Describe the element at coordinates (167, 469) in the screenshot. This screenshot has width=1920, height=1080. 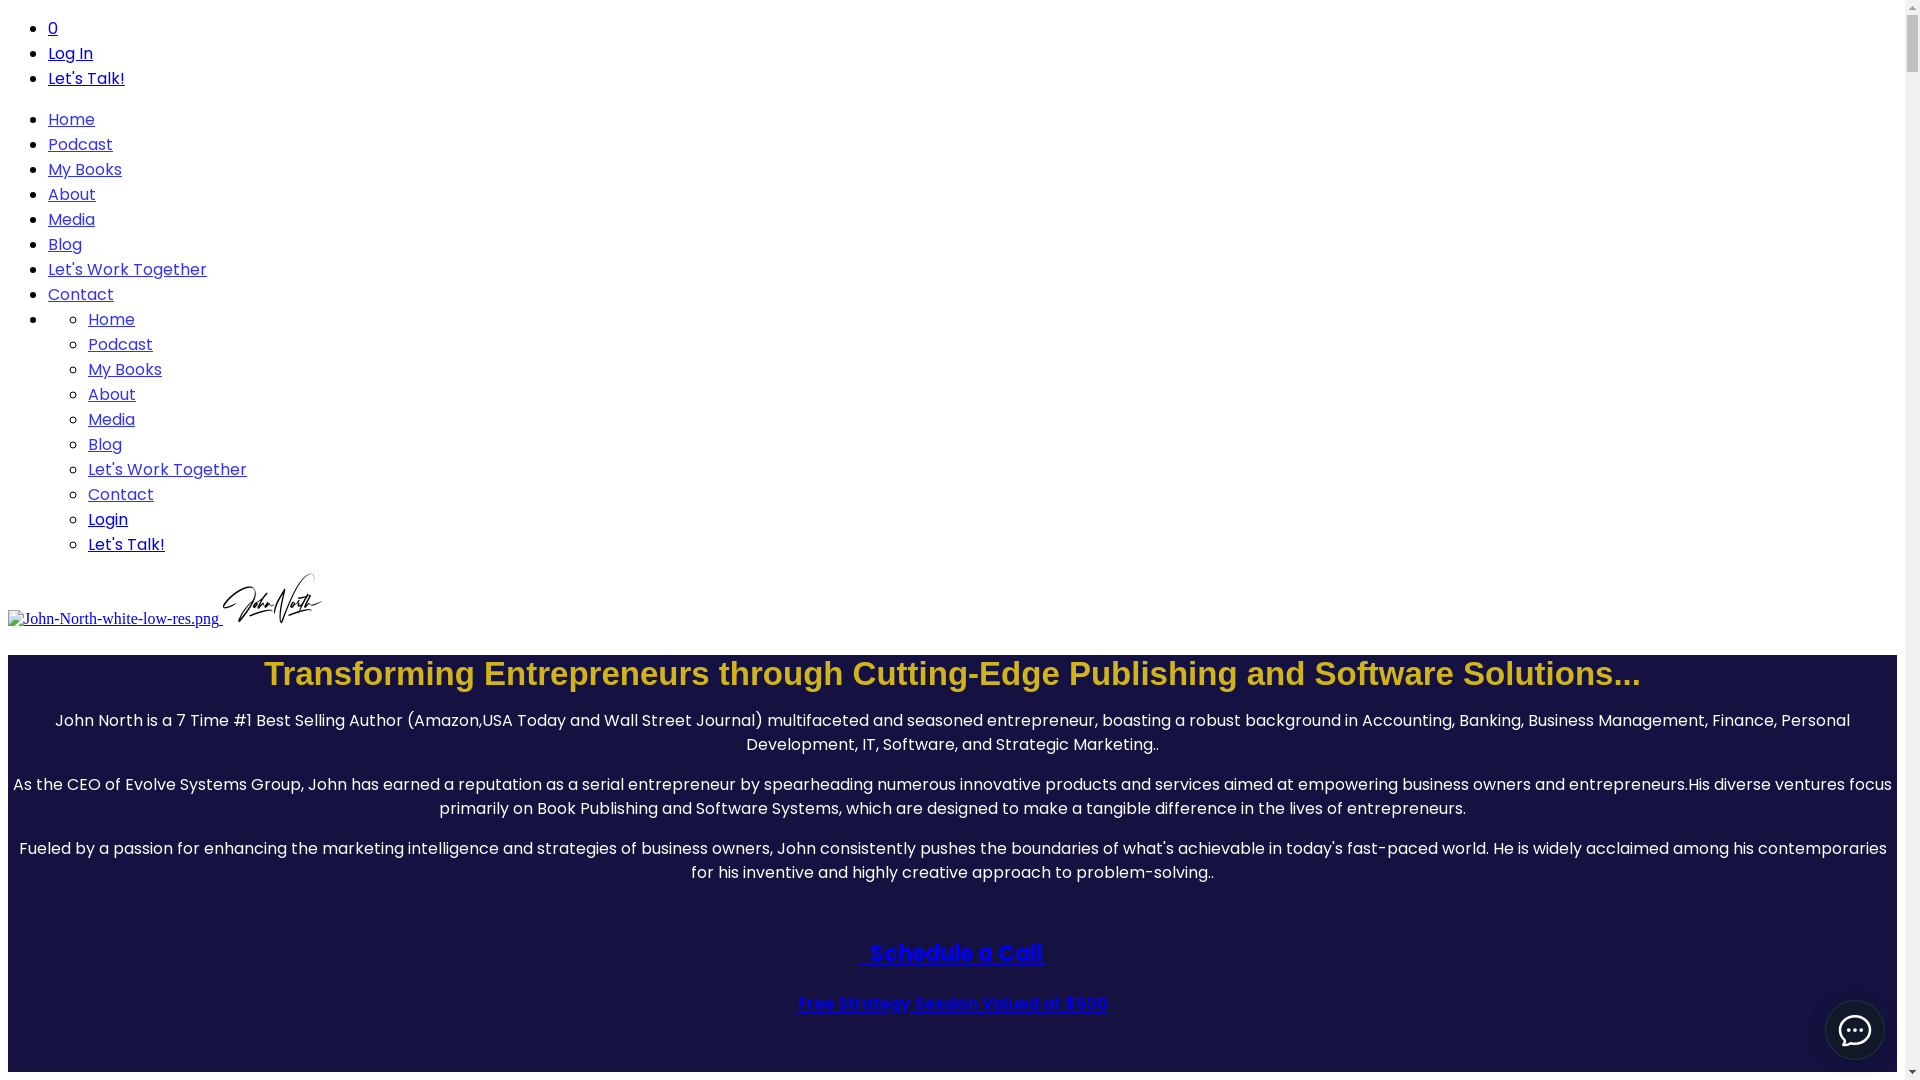
I see `'Let's Work Together'` at that location.